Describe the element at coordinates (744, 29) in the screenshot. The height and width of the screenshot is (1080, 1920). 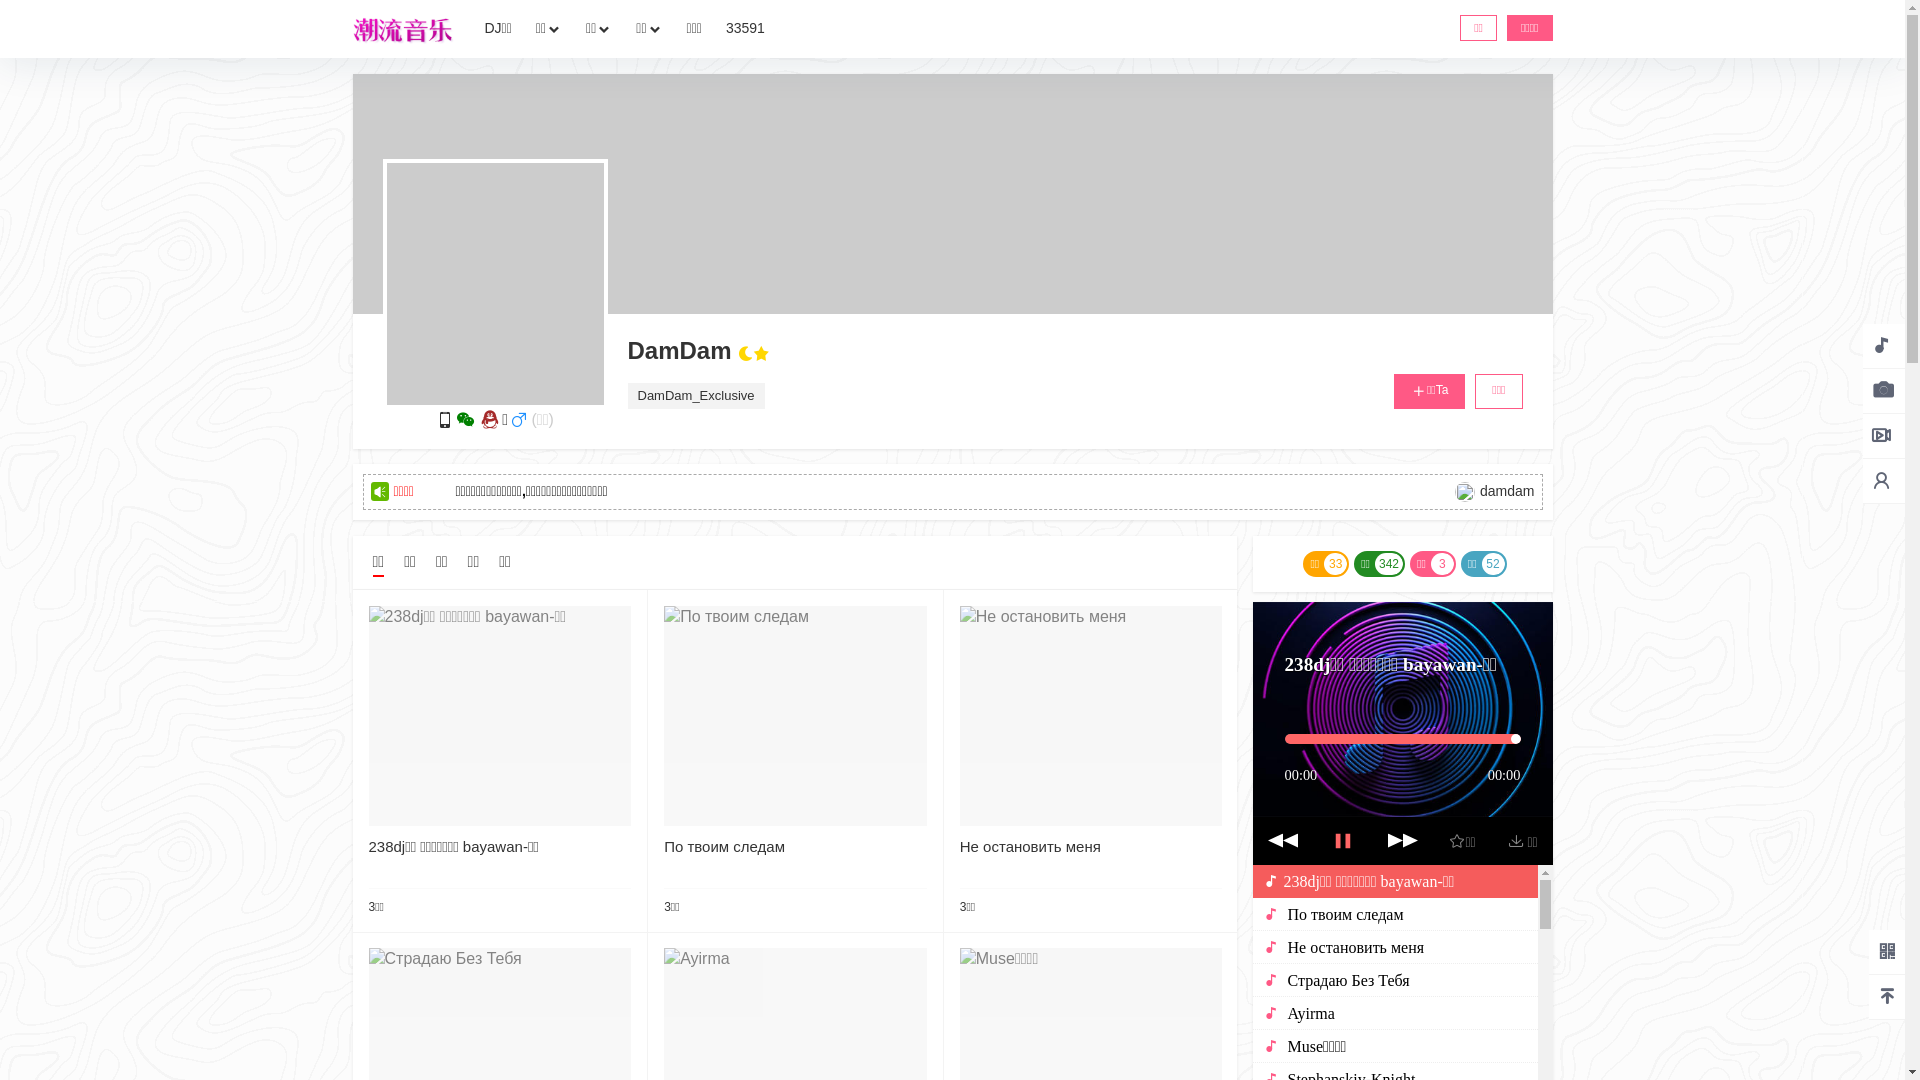
I see `'33591'` at that location.